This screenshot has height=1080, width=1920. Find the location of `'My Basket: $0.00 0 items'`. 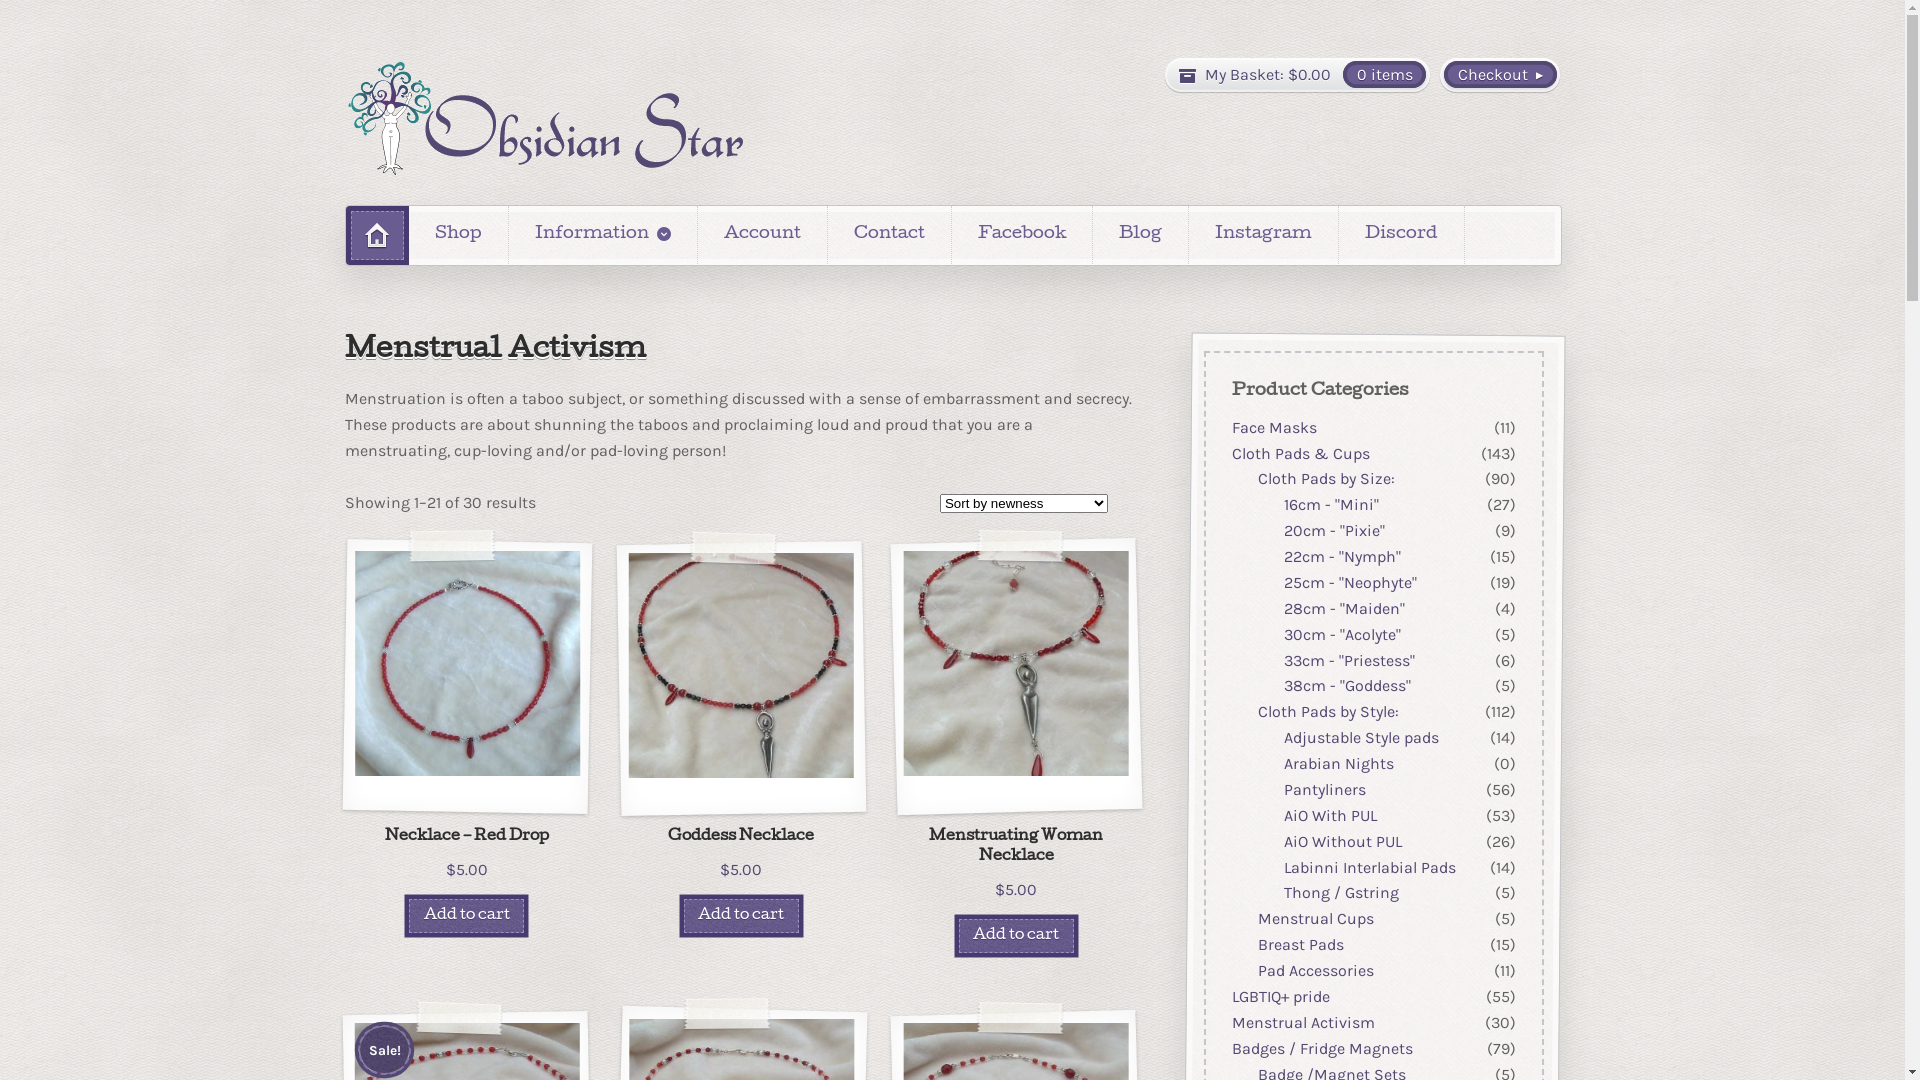

'My Basket: $0.00 0 items' is located at coordinates (1297, 73).